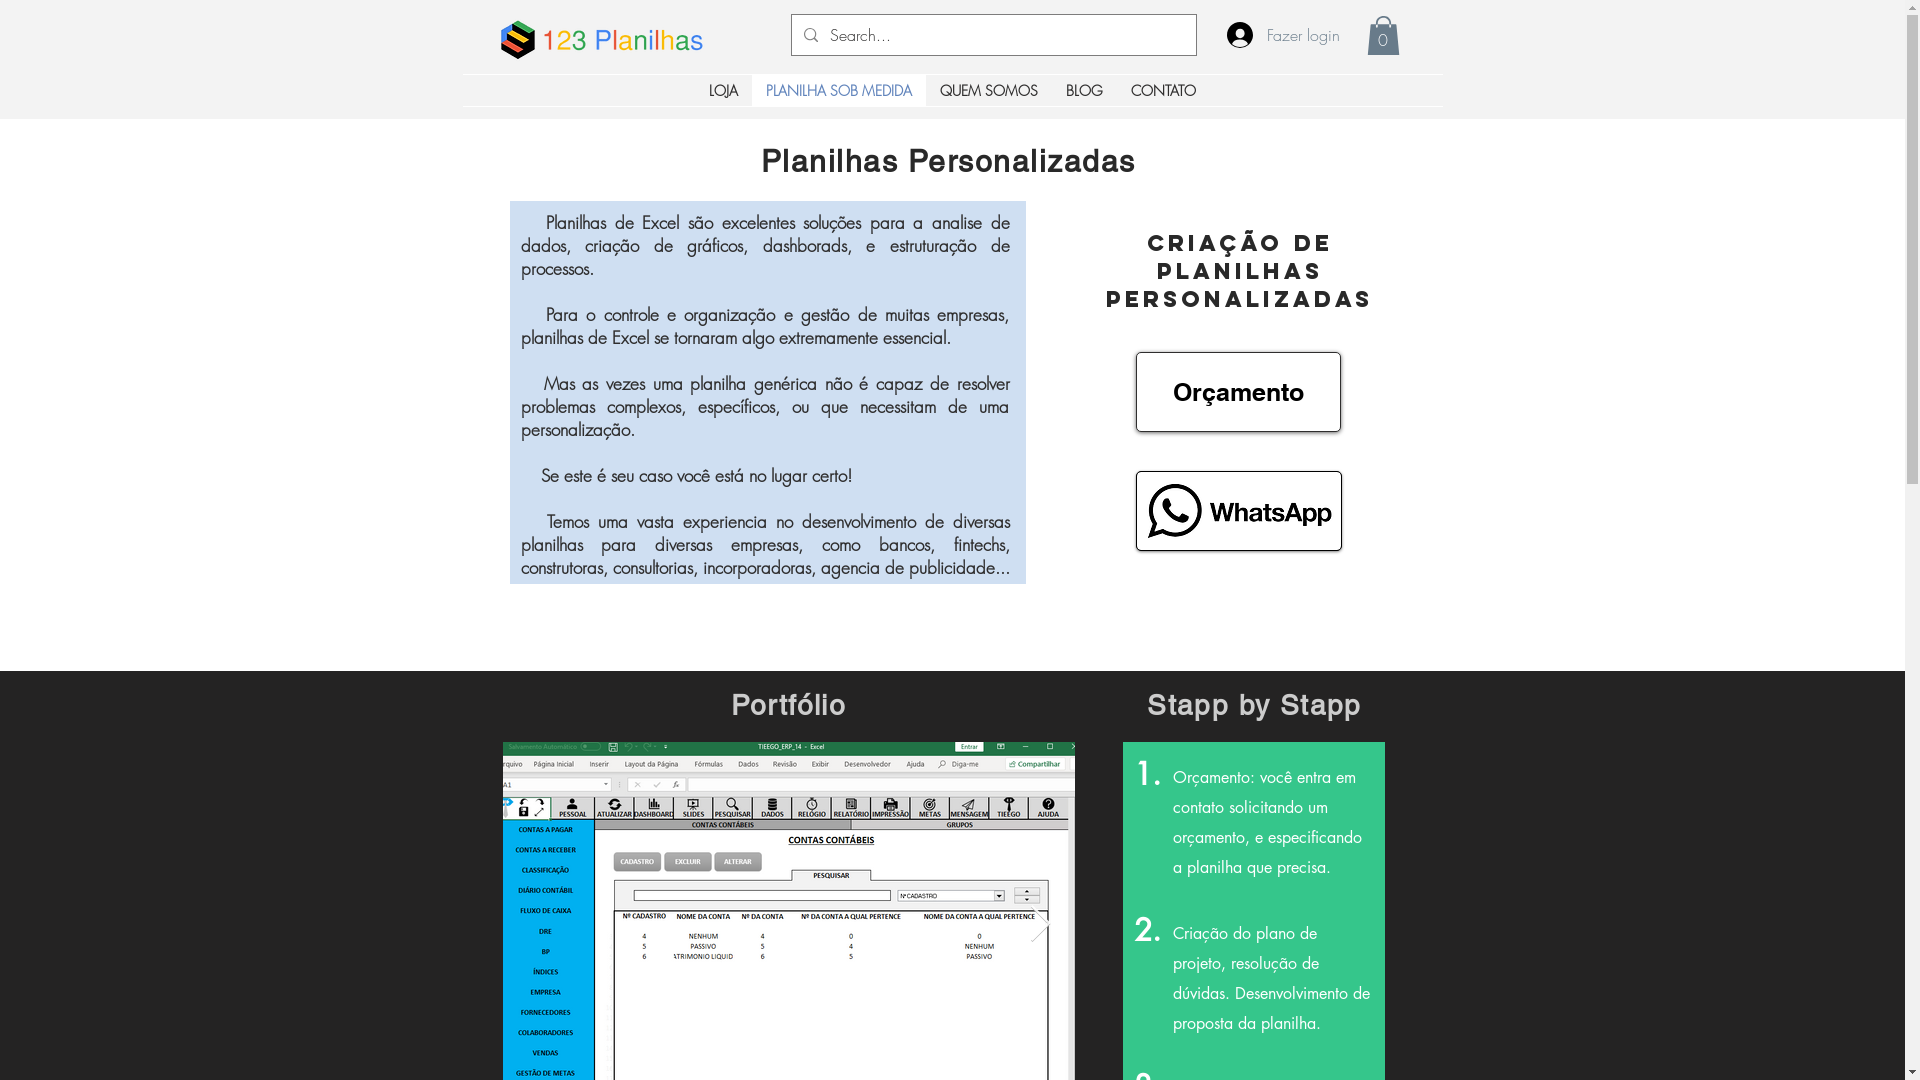  I want to click on 'QUEM SOMOS', so click(988, 90).